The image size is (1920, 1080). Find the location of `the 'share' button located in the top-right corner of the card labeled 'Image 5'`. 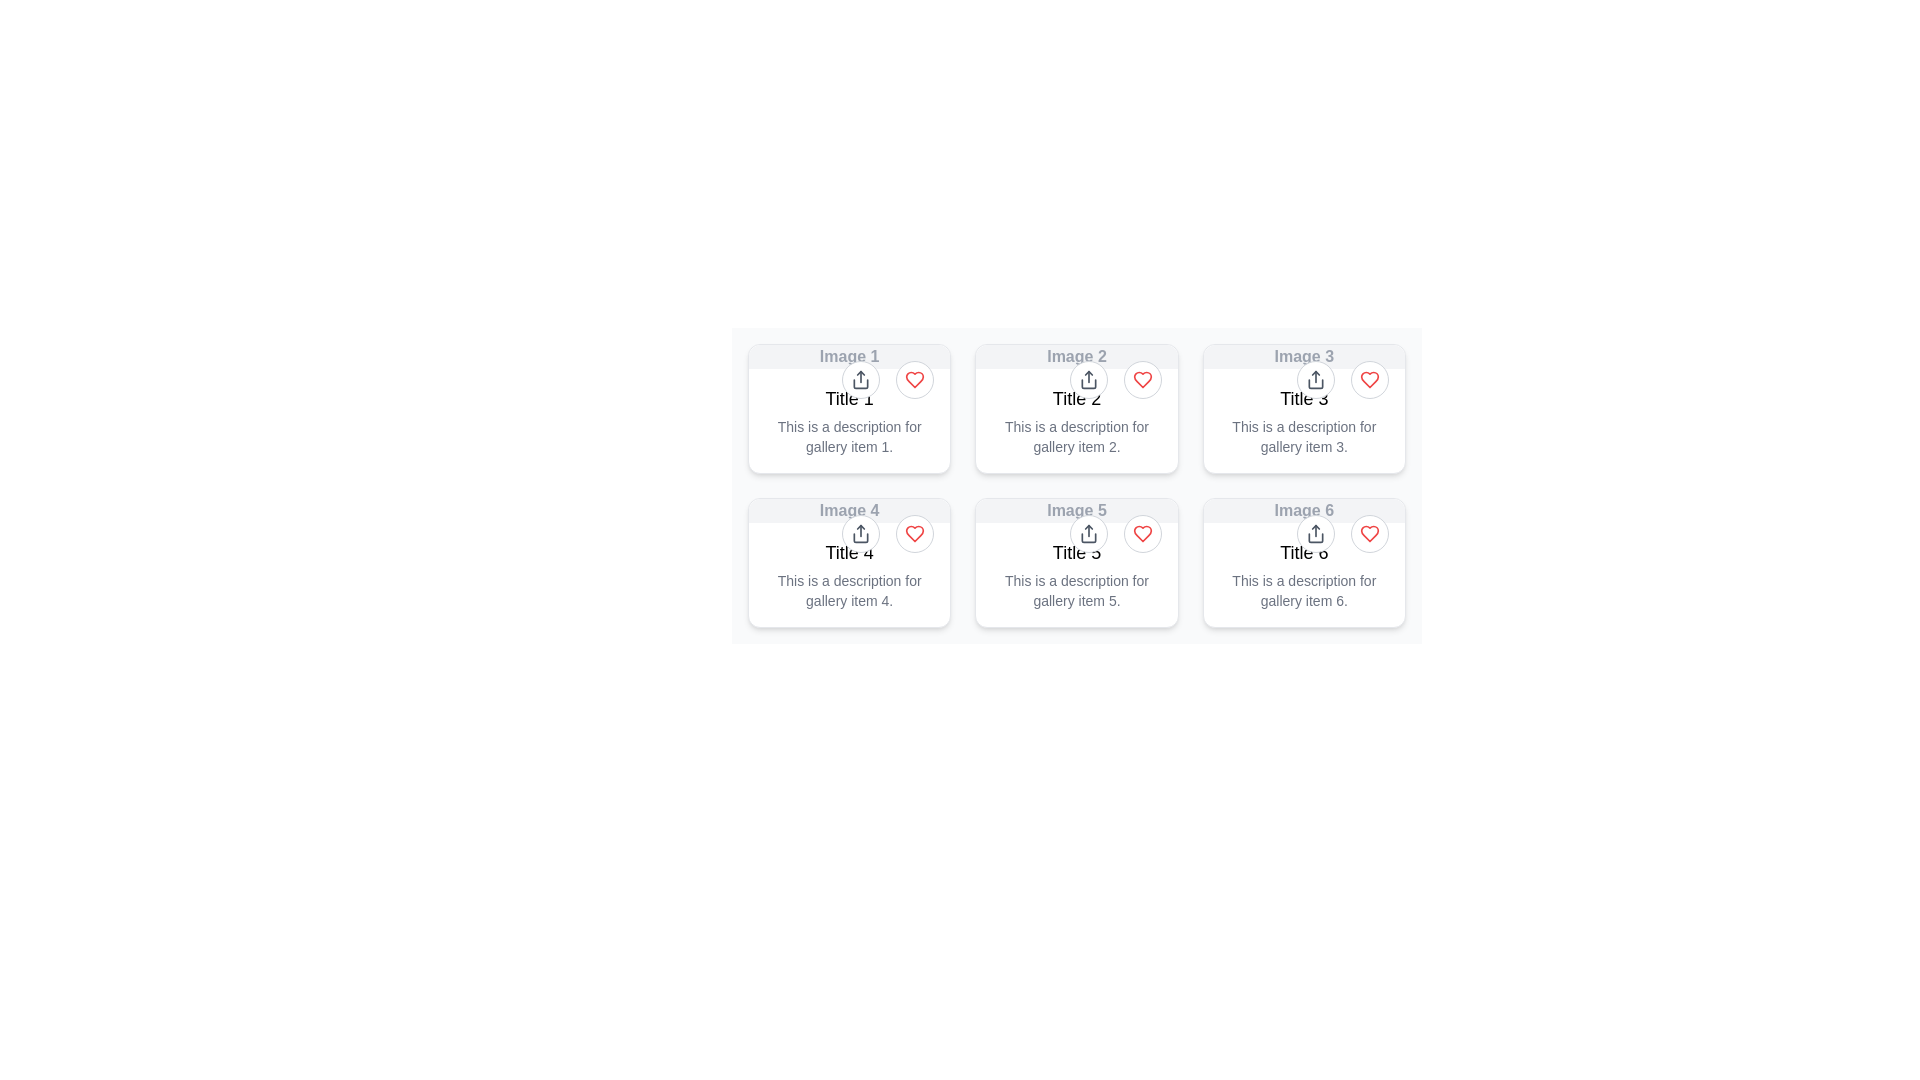

the 'share' button located in the top-right corner of the card labeled 'Image 5' is located at coordinates (1087, 532).